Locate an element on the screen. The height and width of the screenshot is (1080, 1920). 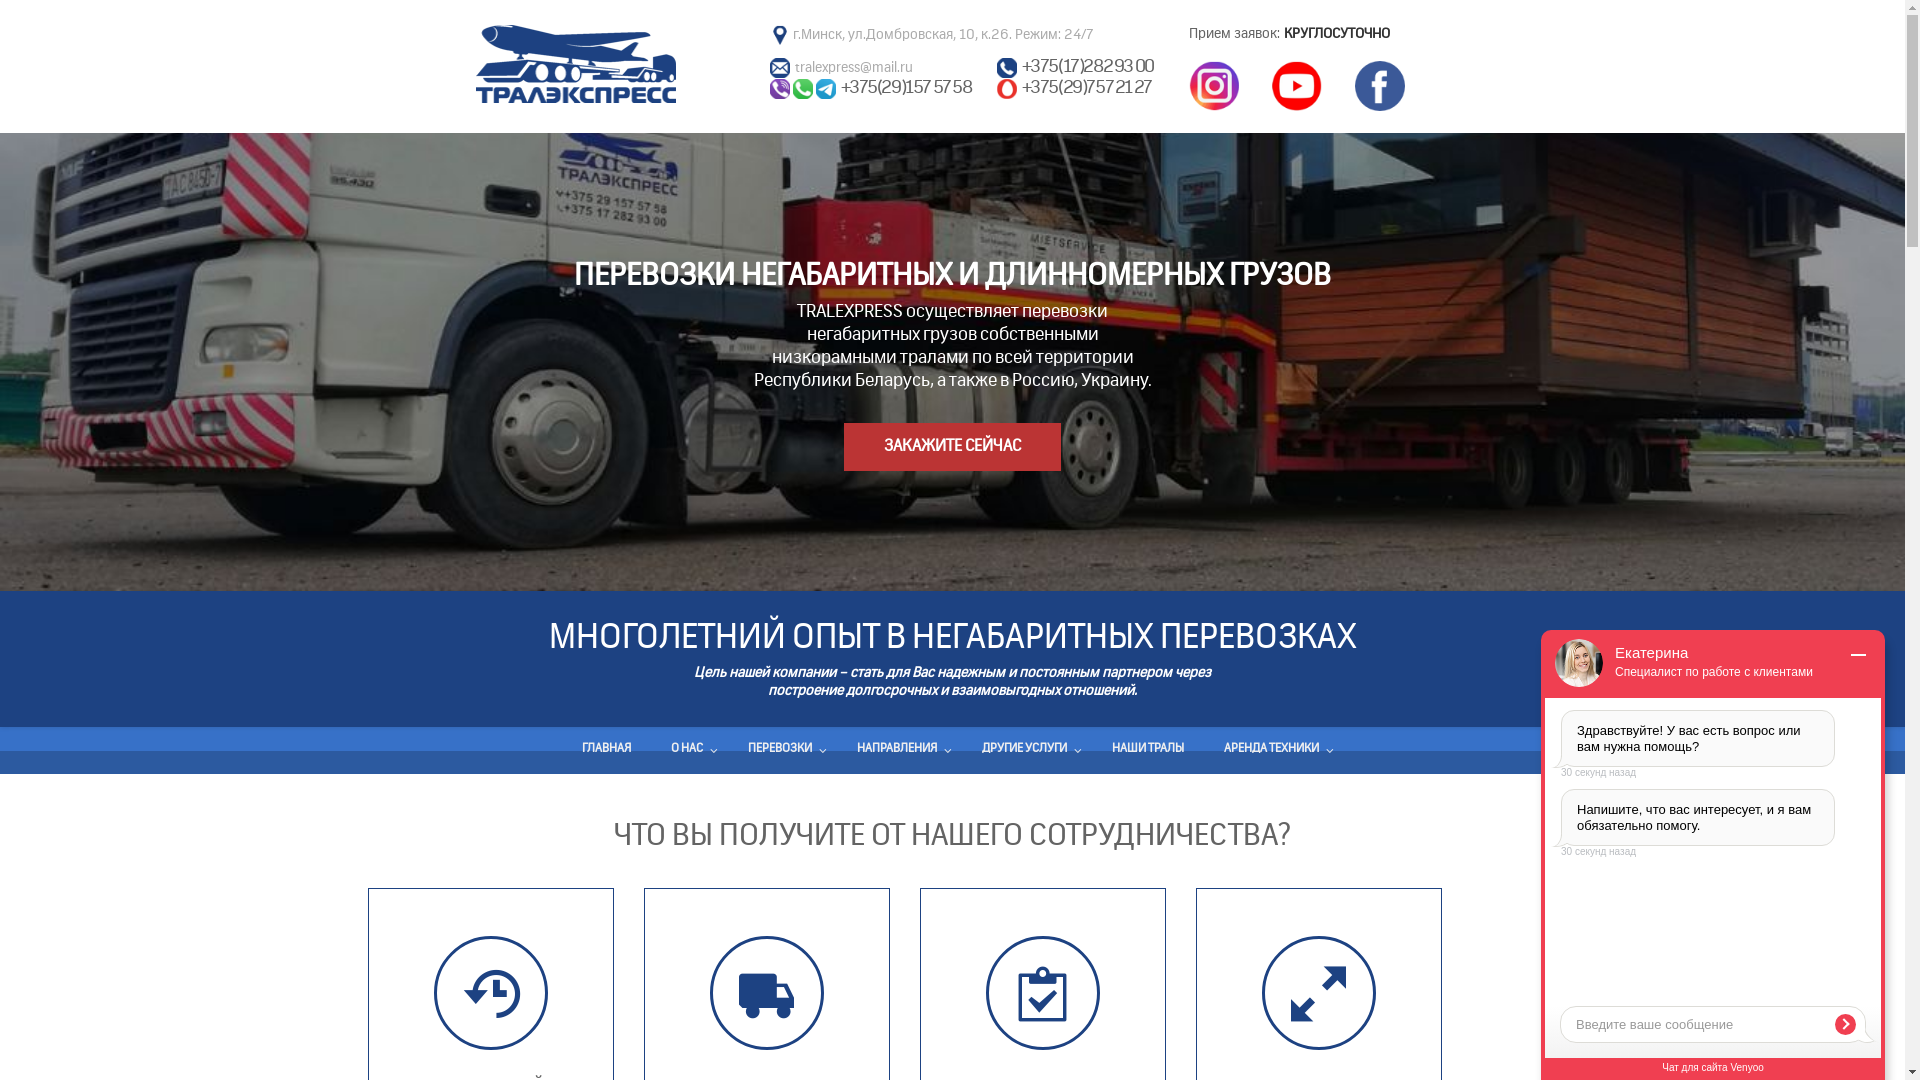
'+375(17)282 93 00' is located at coordinates (1087, 65).